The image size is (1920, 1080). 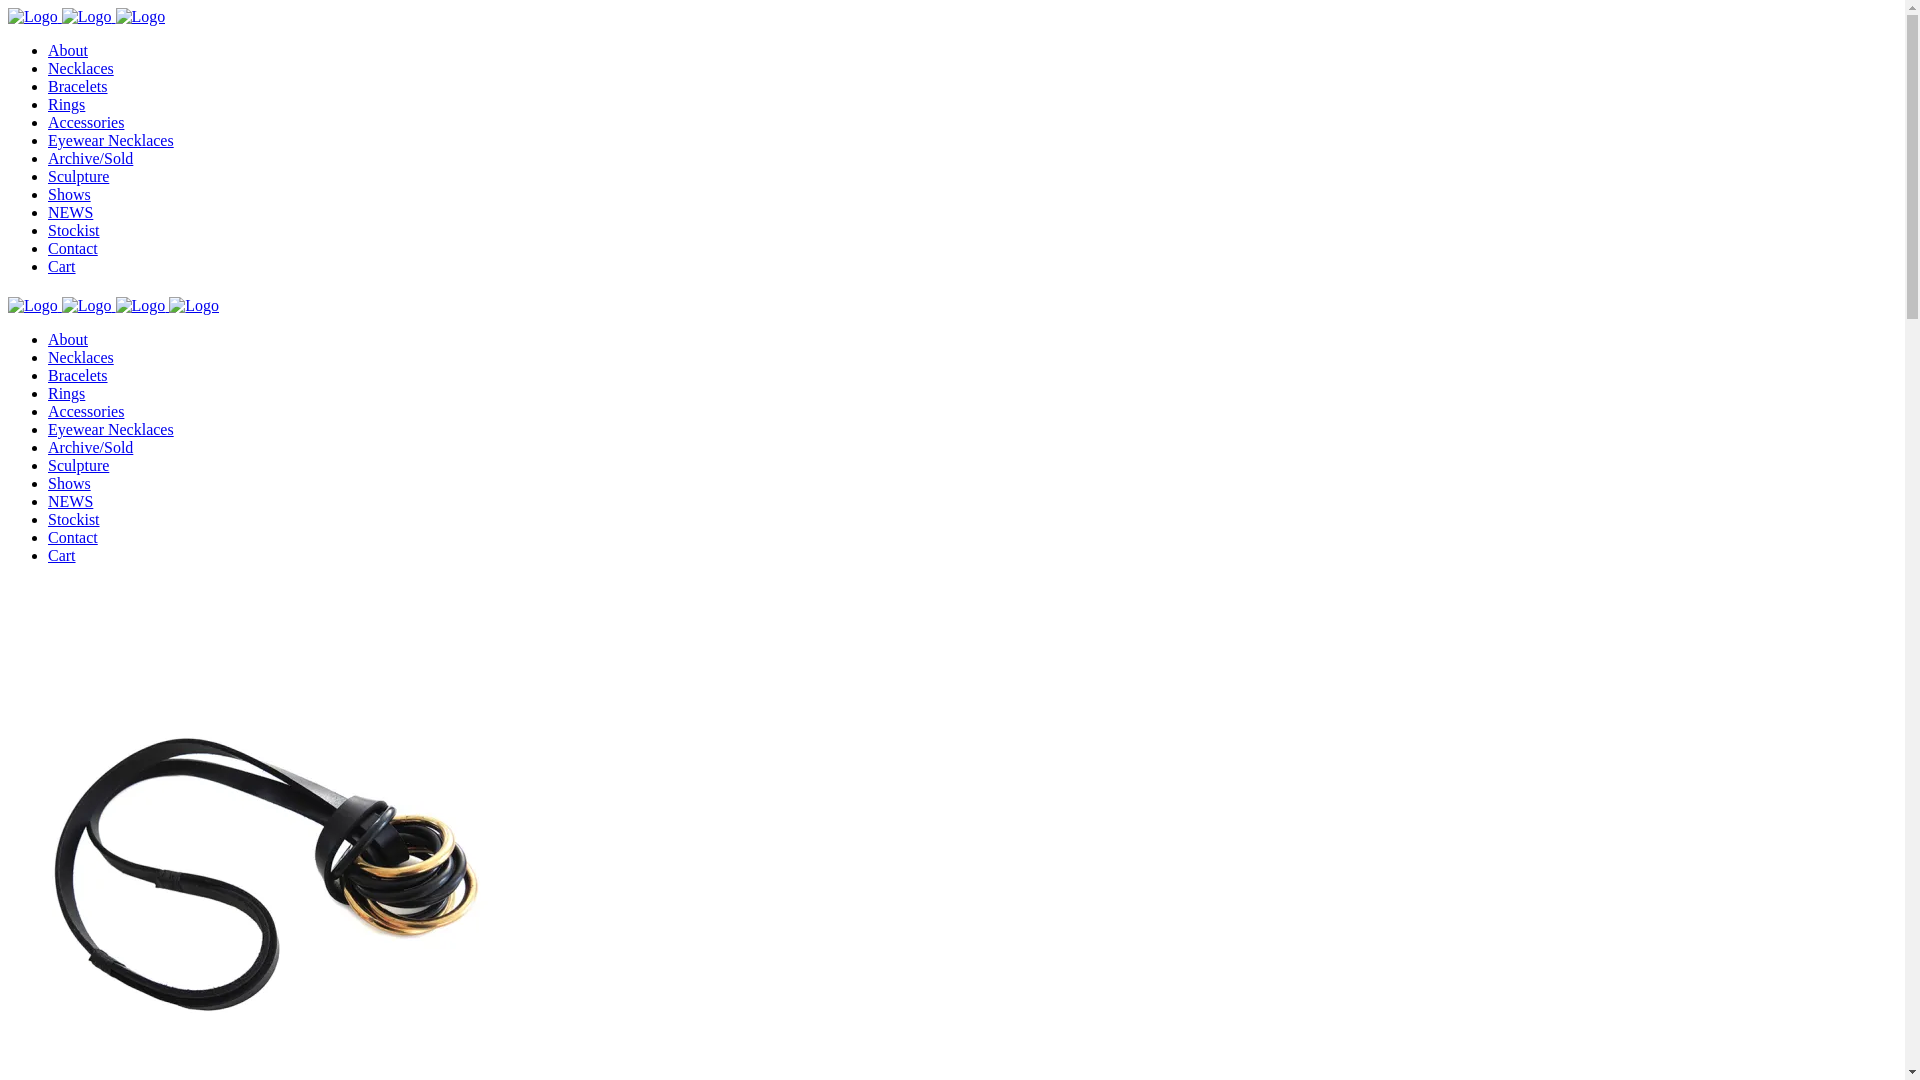 I want to click on 'NEWS', so click(x=70, y=212).